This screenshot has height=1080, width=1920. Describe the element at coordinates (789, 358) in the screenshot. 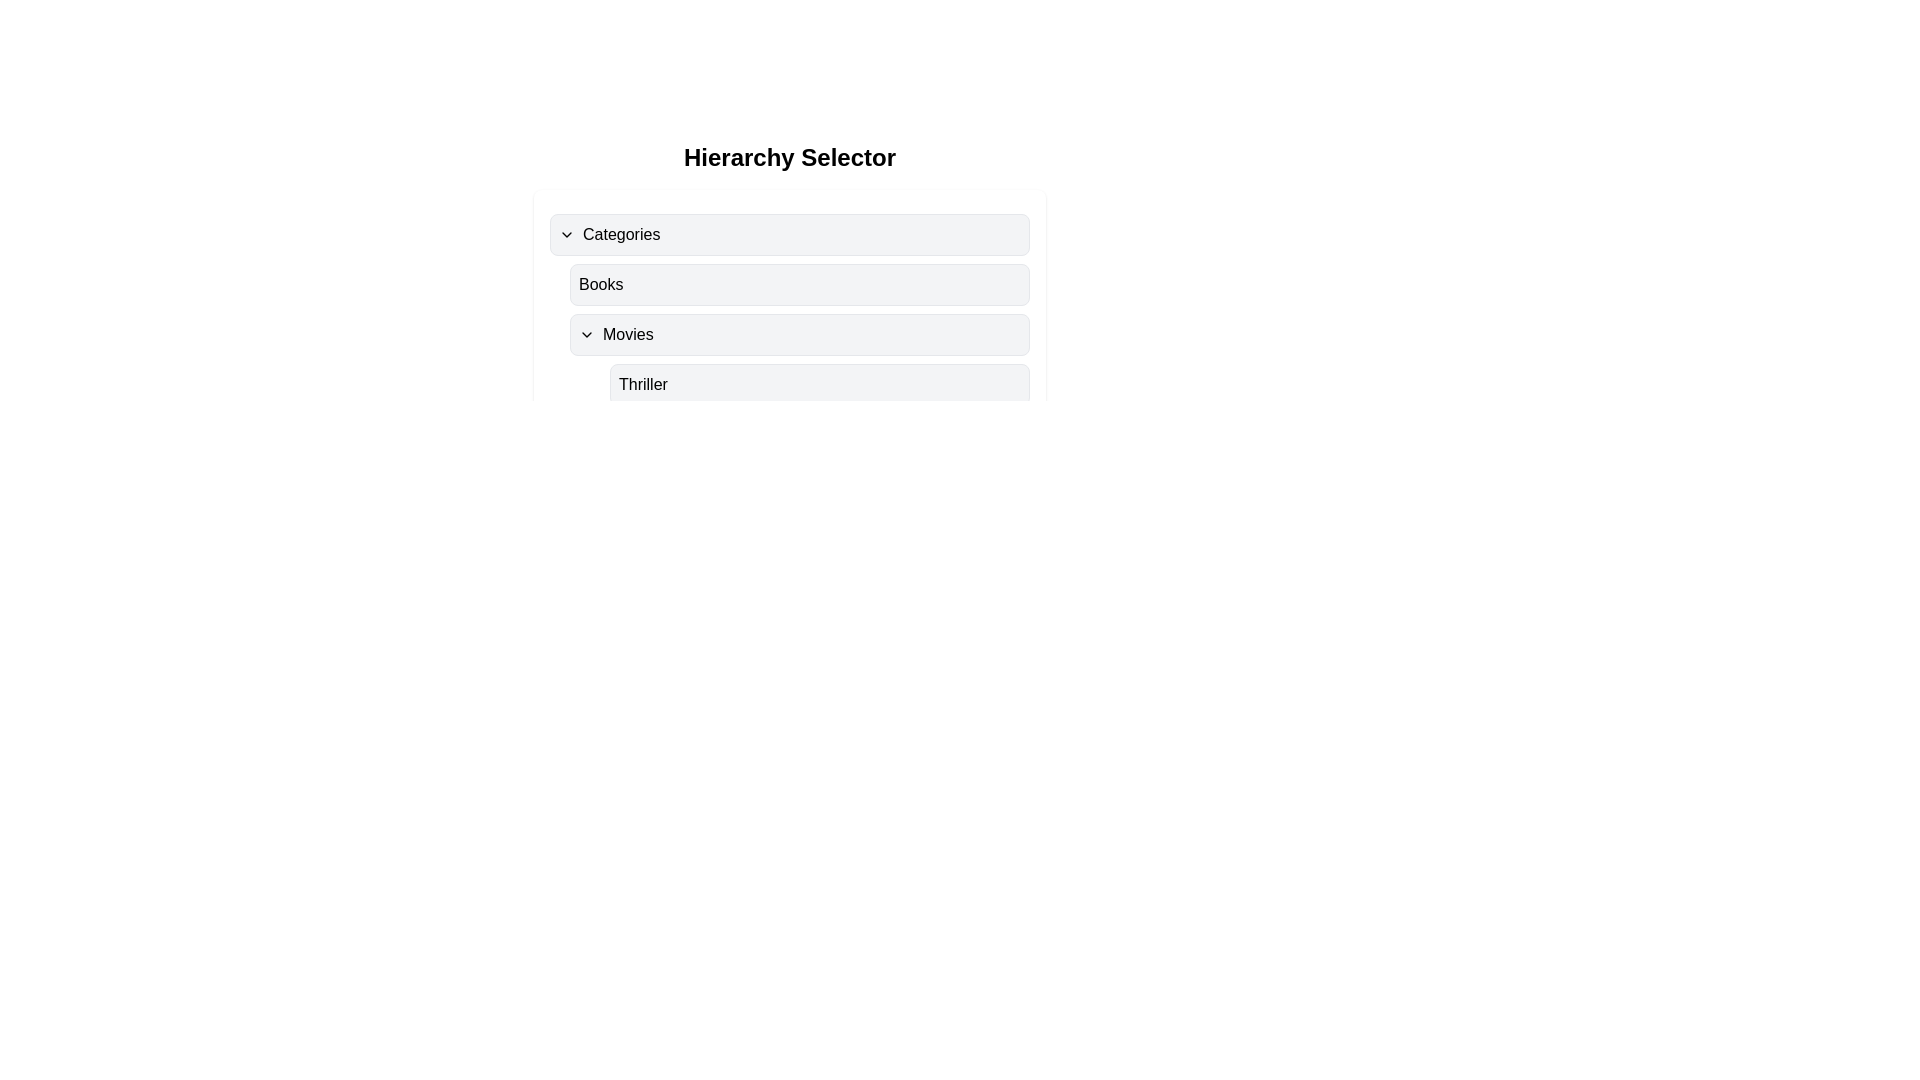

I see `the hierarchical navigation item representing 'Thriller' within the 'CategoriesBooksMovies' section` at that location.